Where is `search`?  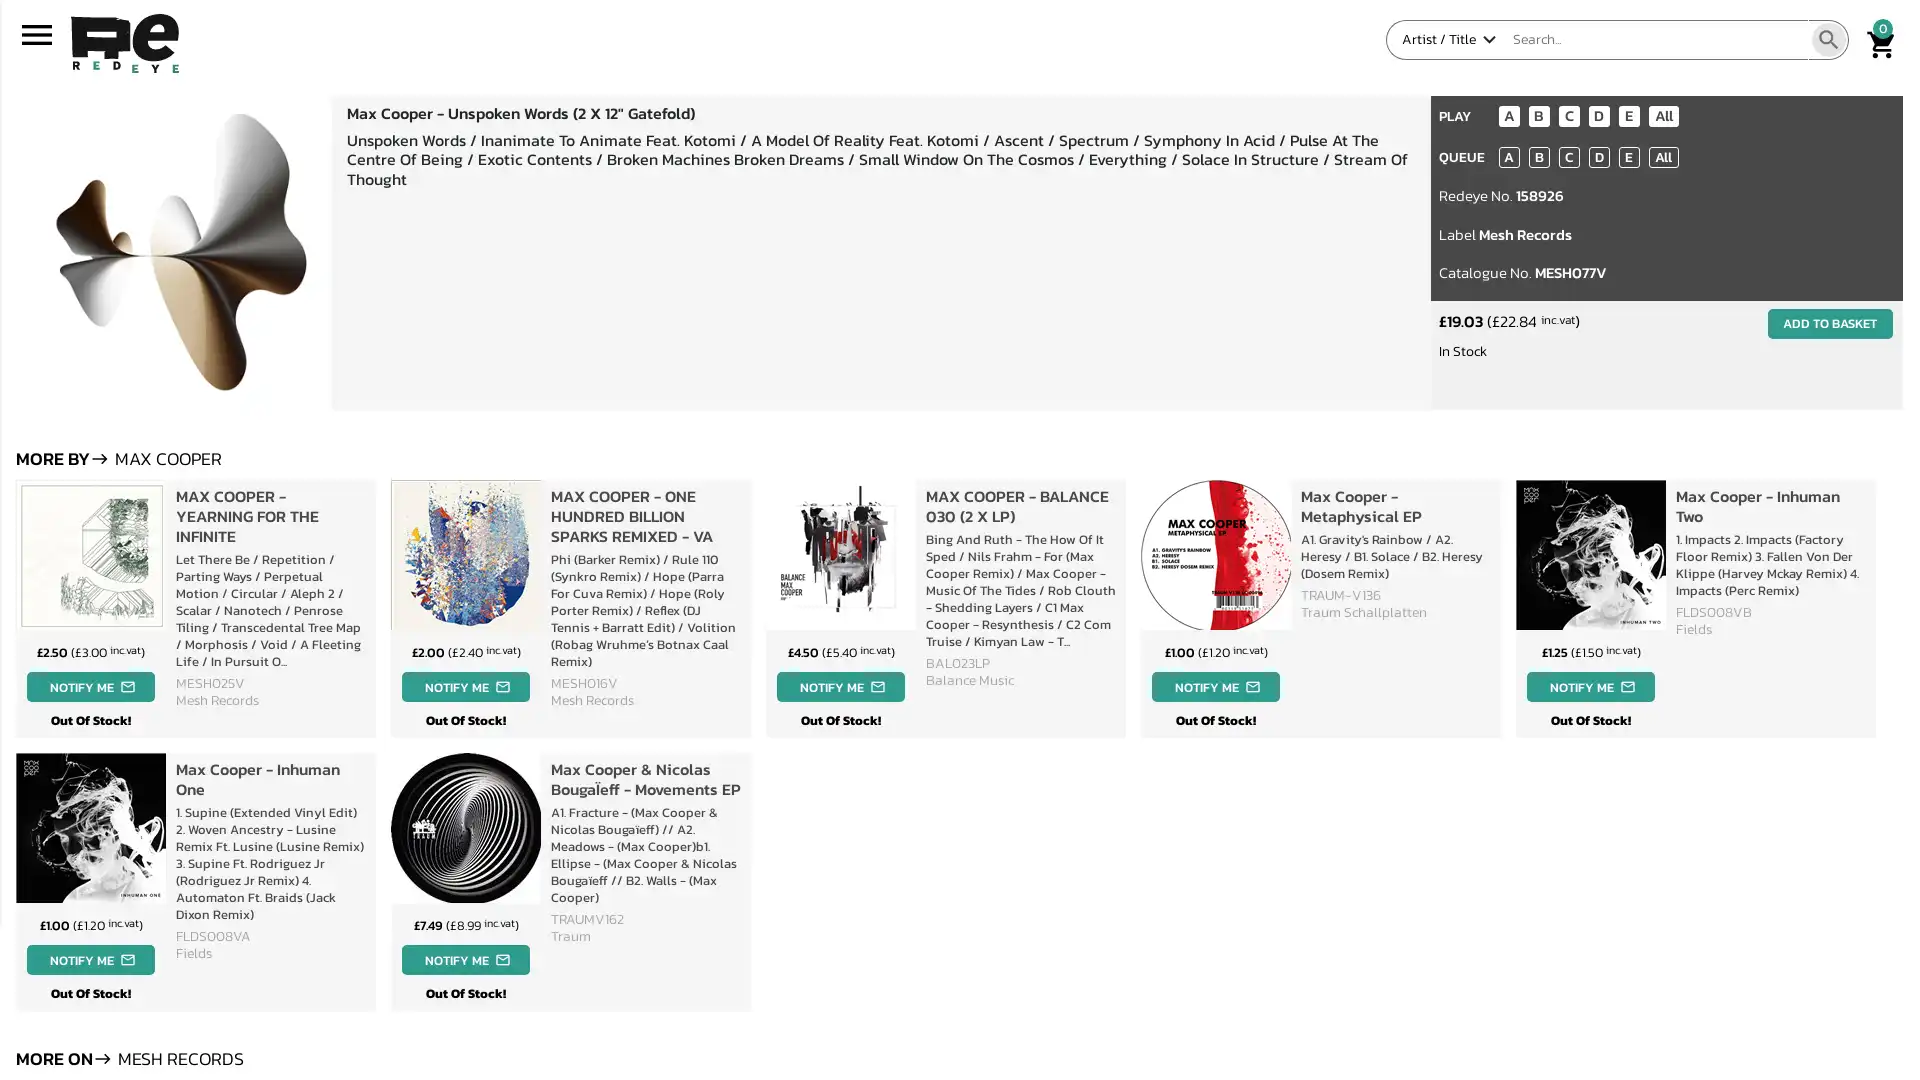
search is located at coordinates (1828, 39).